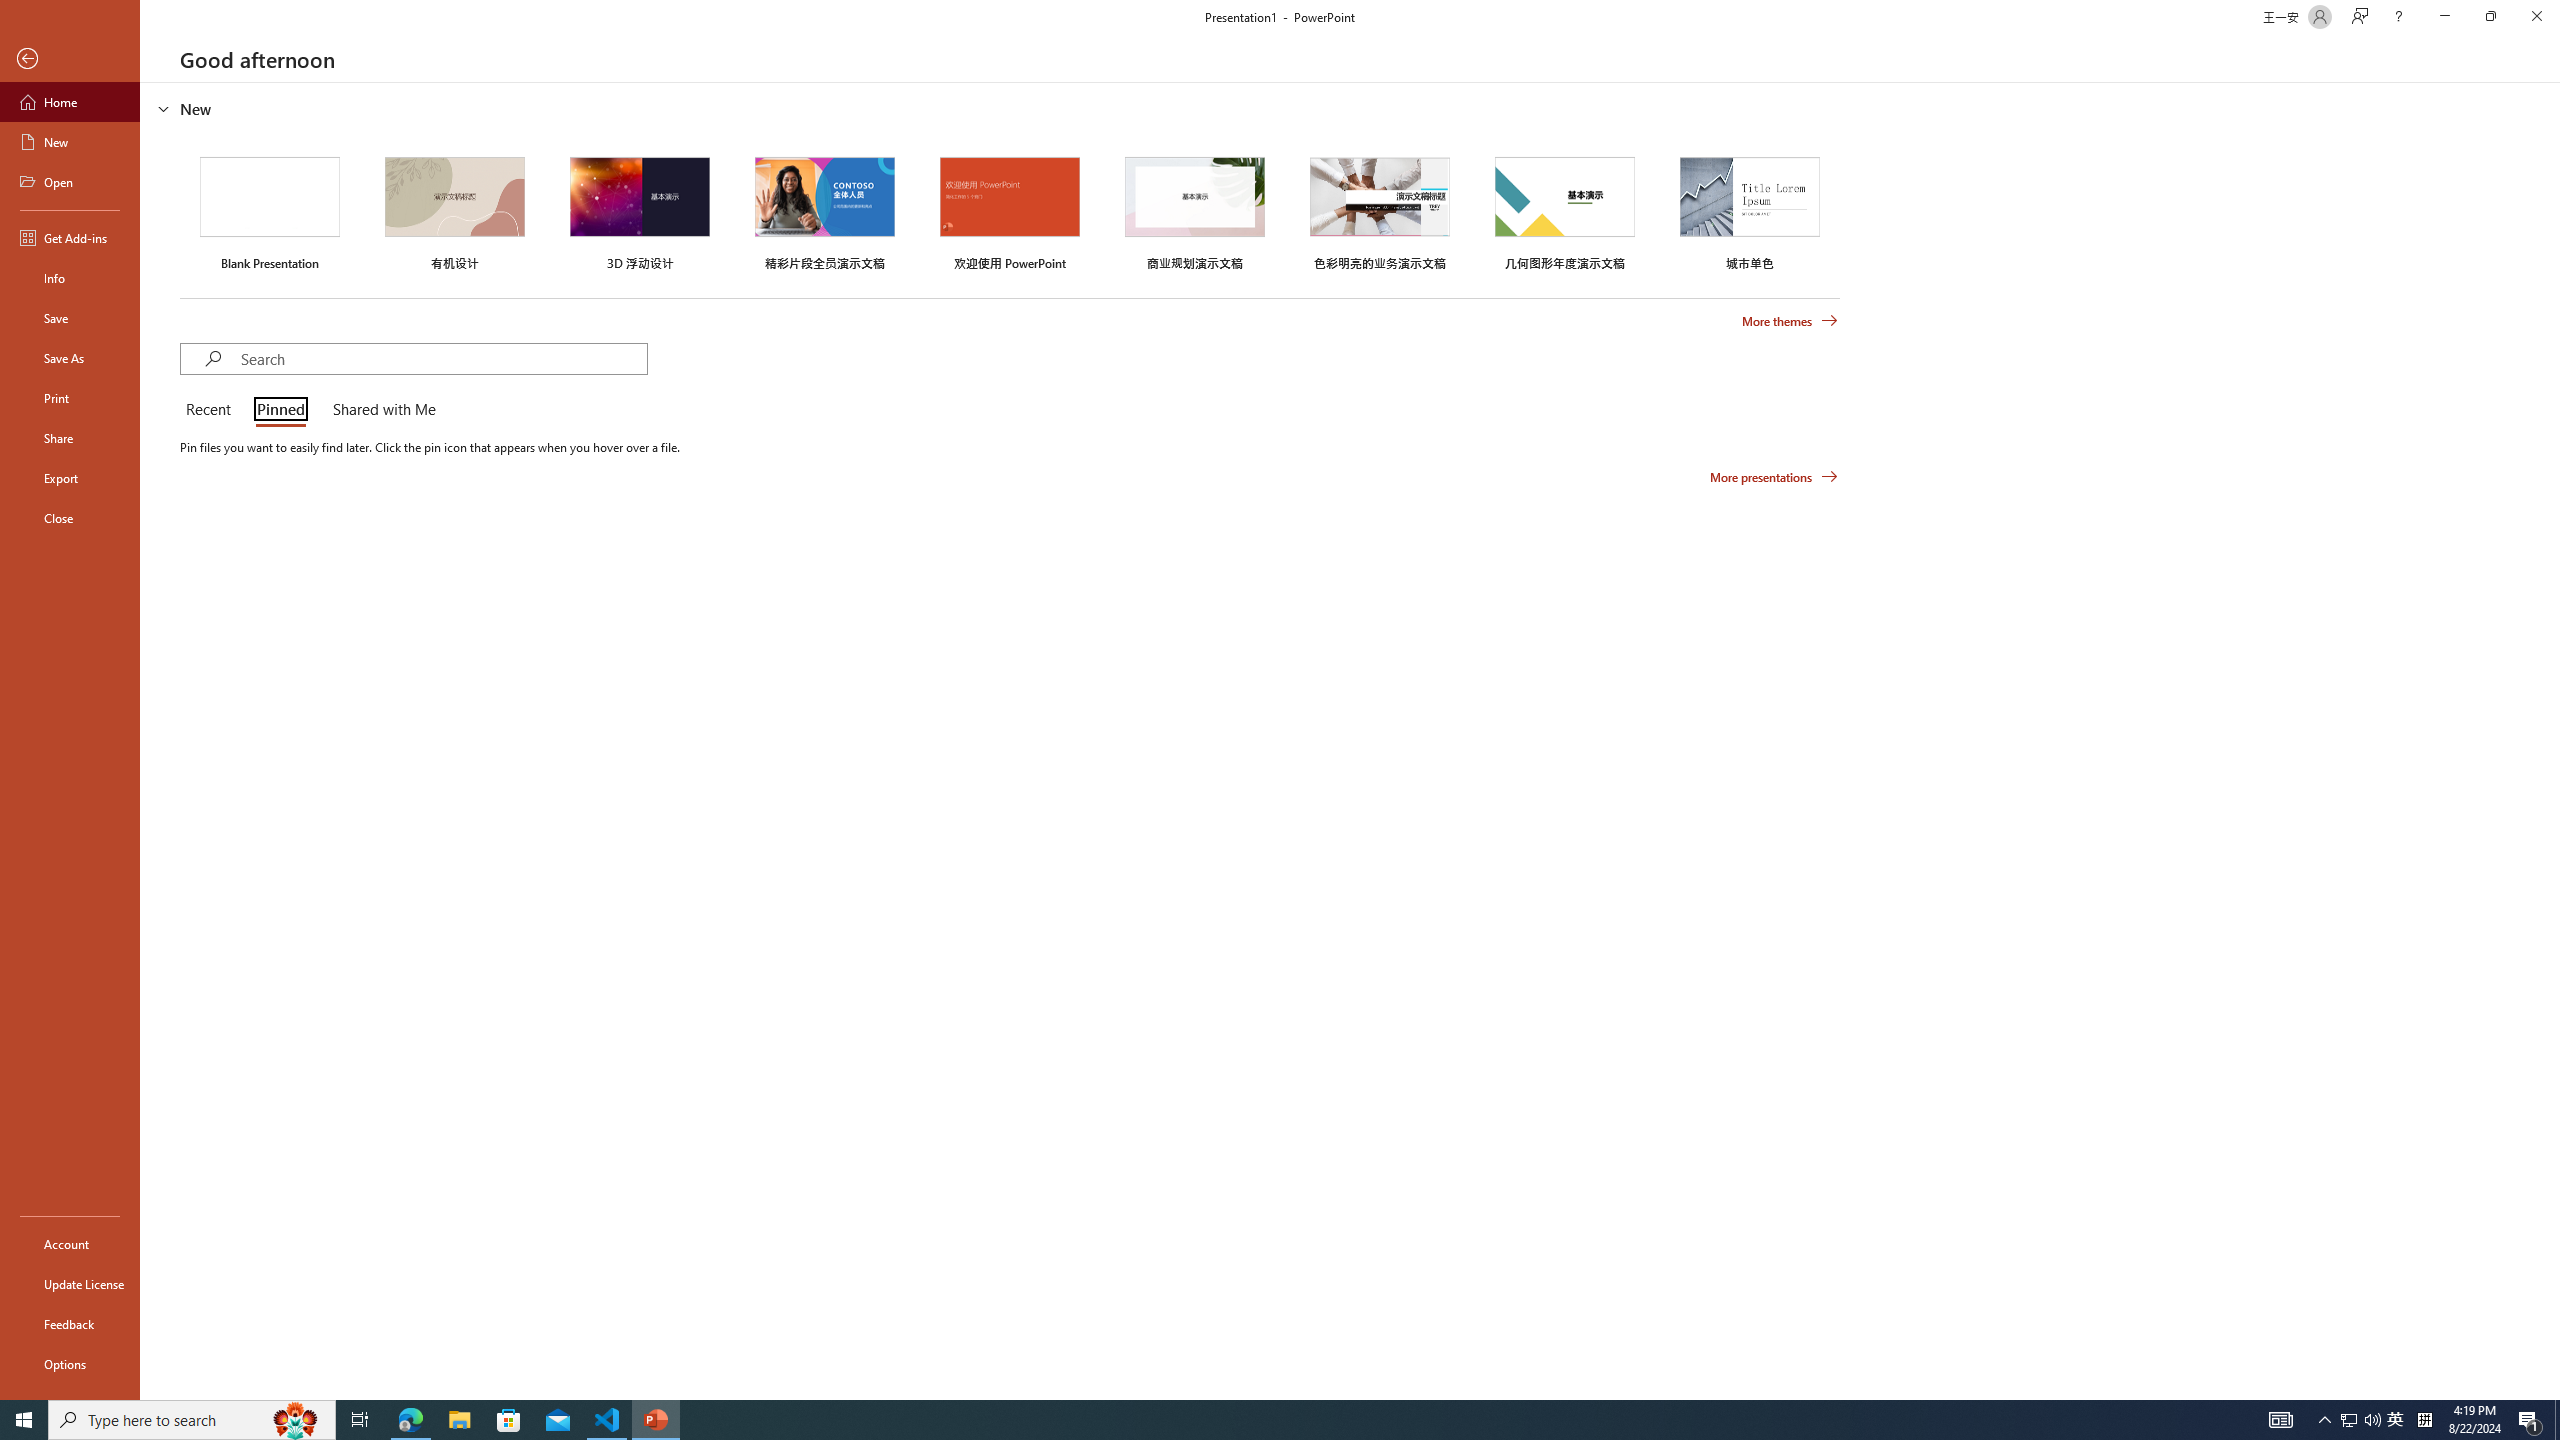 This screenshot has width=2560, height=1440. What do you see at coordinates (211, 410) in the screenshot?
I see `'Recent'` at bounding box center [211, 410].